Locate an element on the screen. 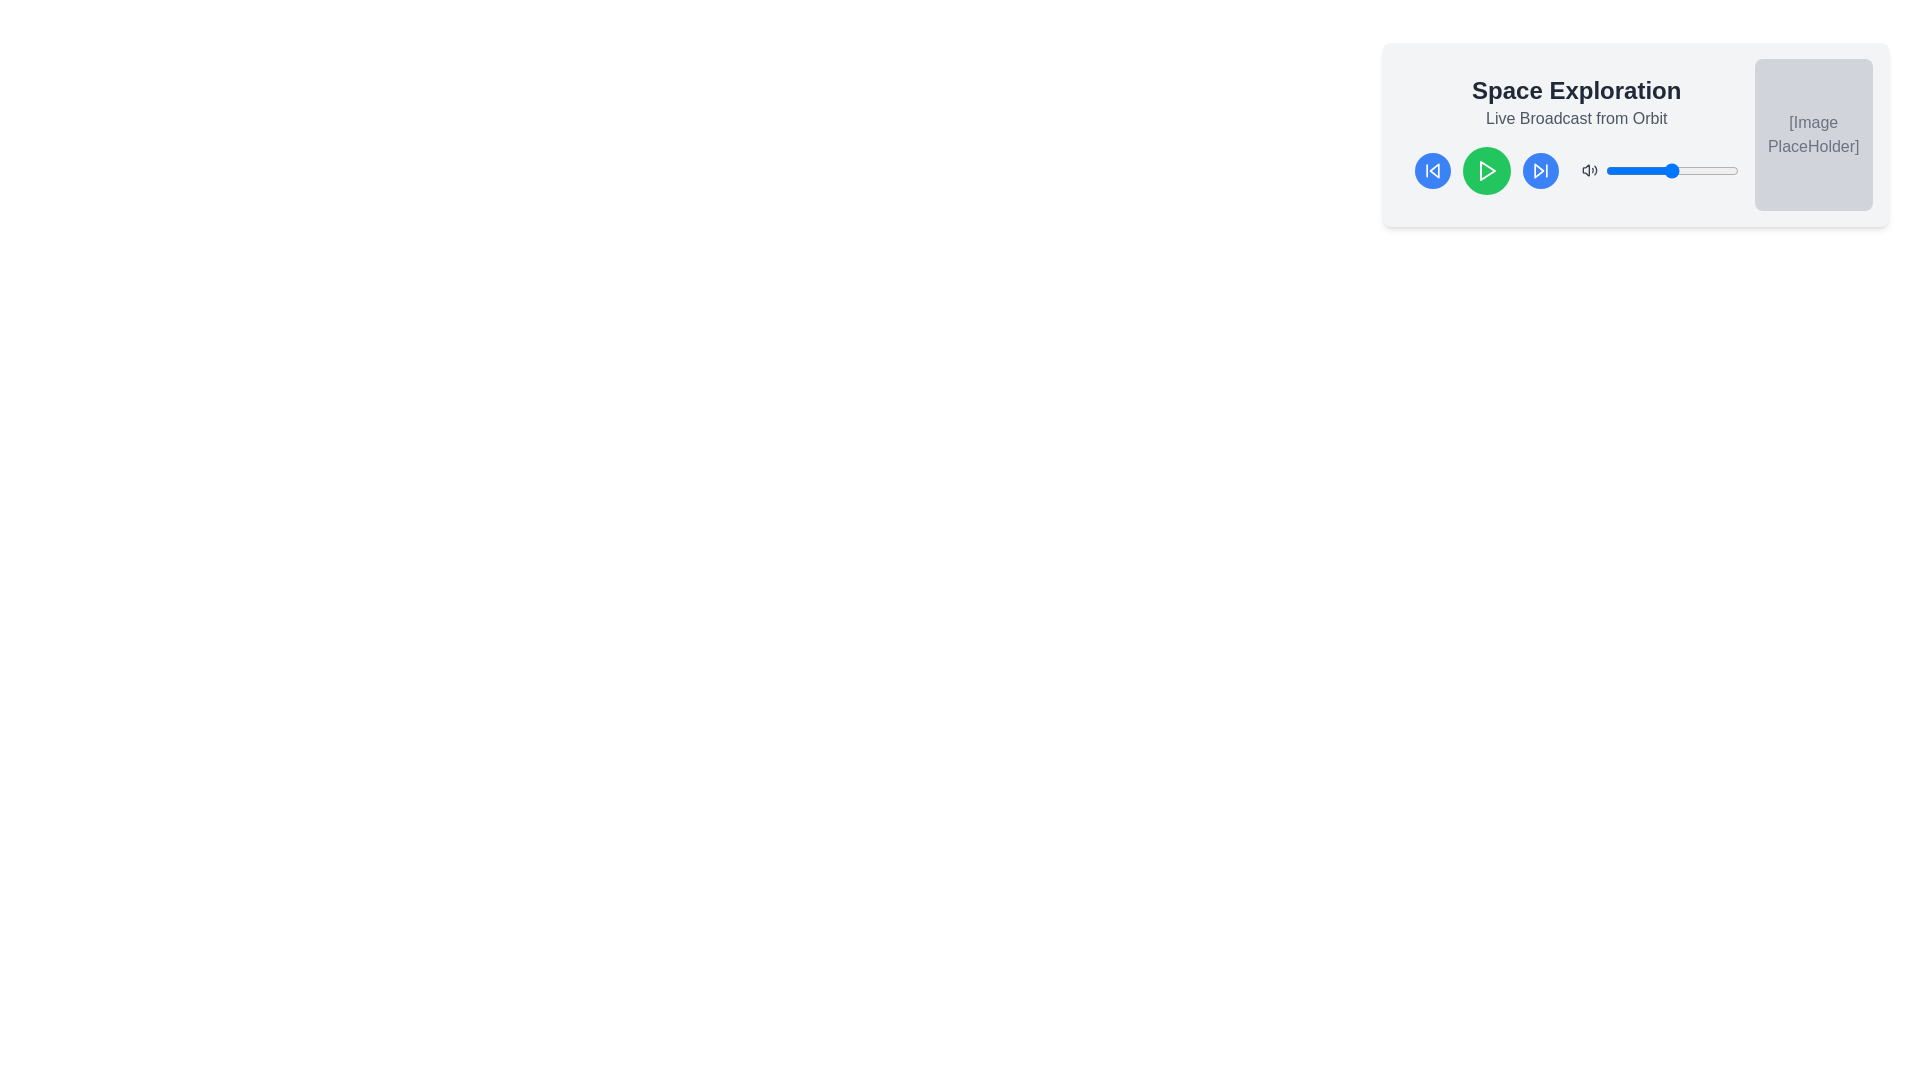  the play button located centrally within the interface, which is the second icon from the left in a horizontal layout of control buttons, to initiate media playback is located at coordinates (1488, 169).